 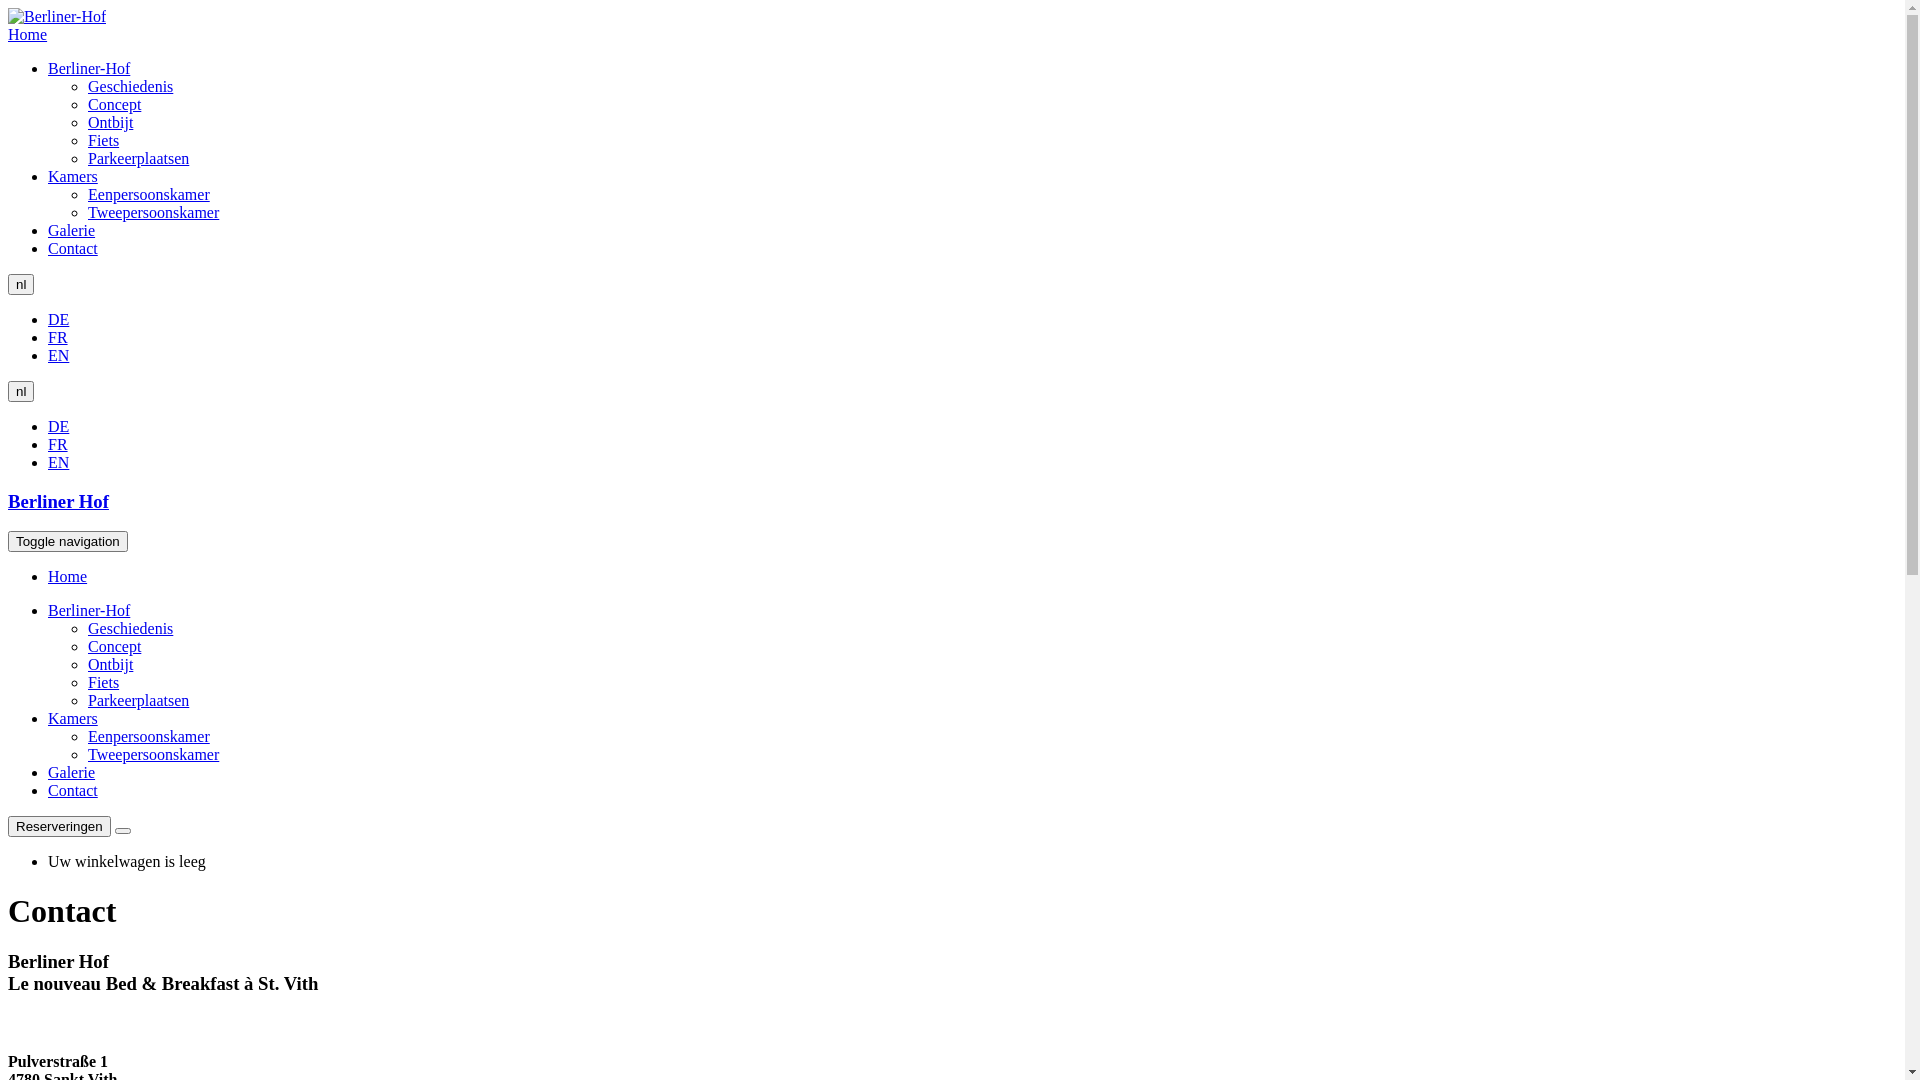 I want to click on 'Home', so click(x=67, y=576).